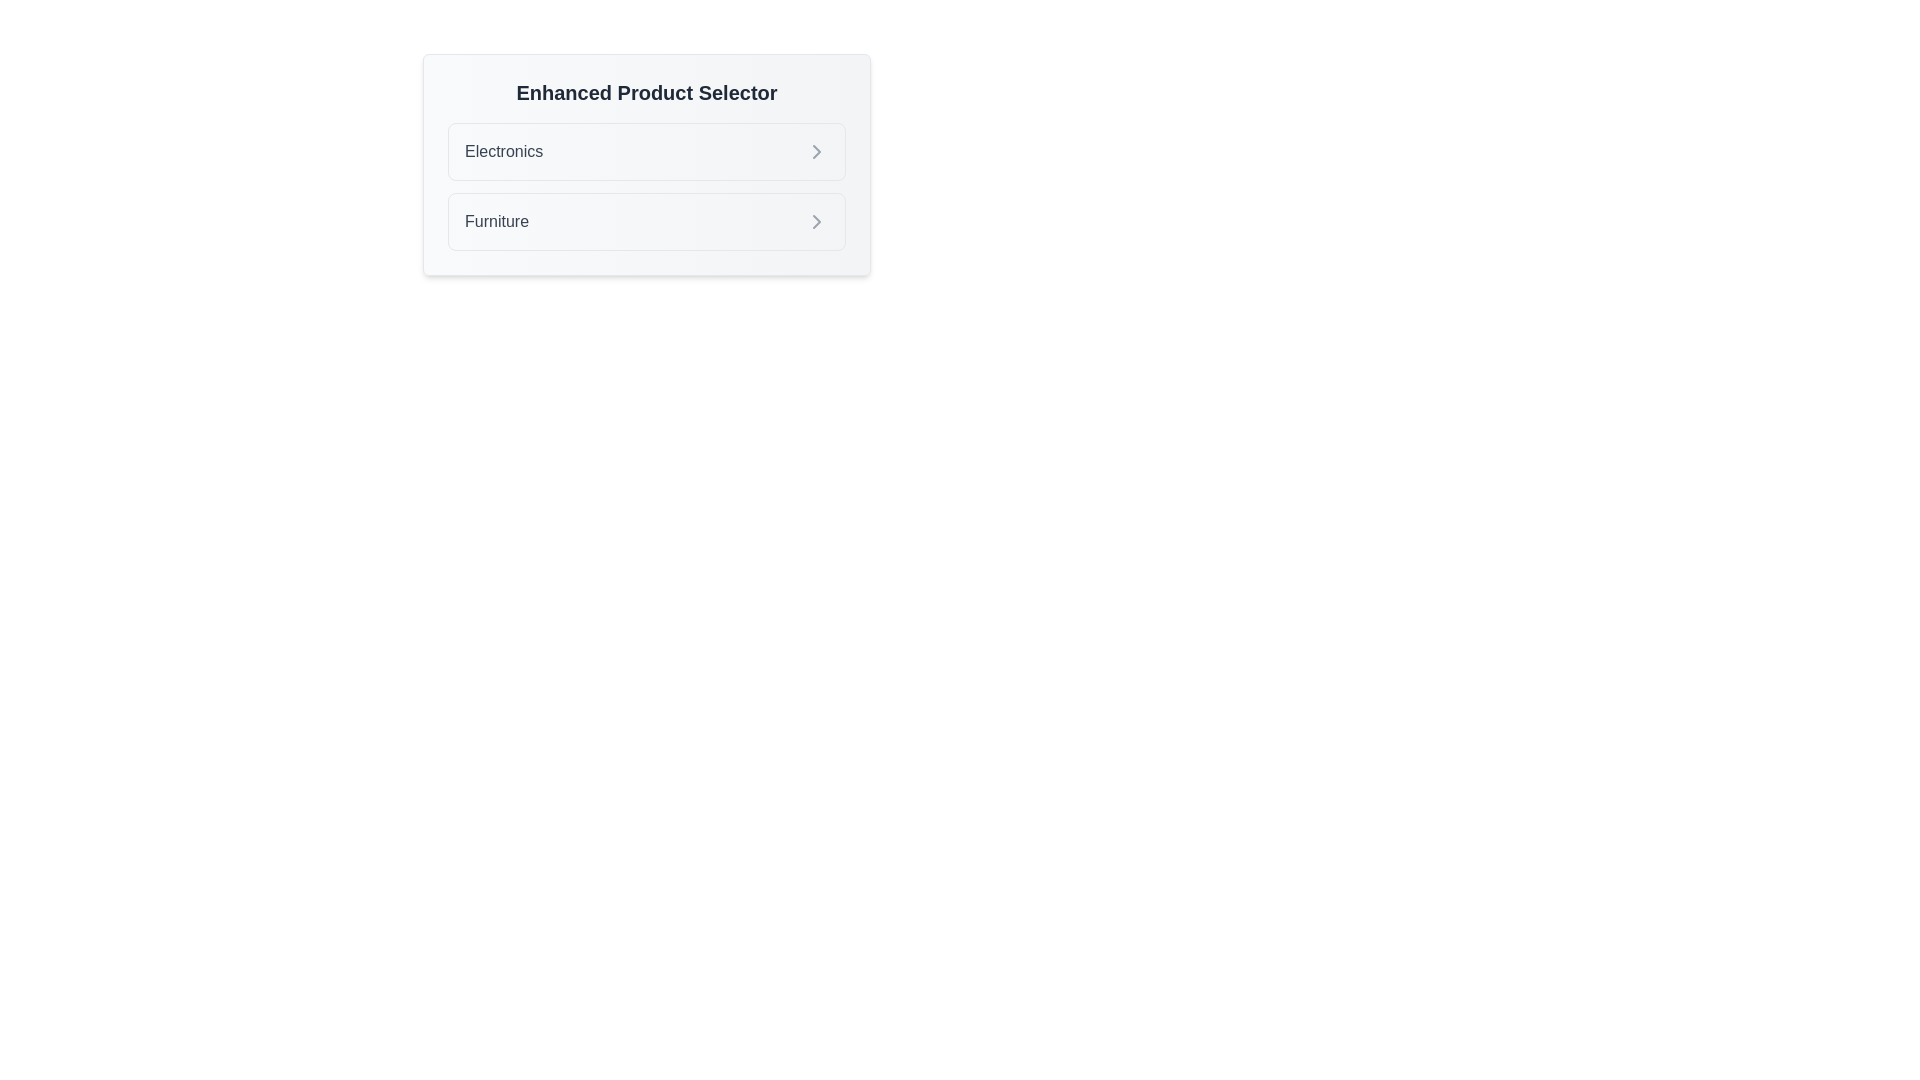 The height and width of the screenshot is (1080, 1920). I want to click on the right-pointing chevron icon, which is part of the 'Electronics' option, so click(816, 150).